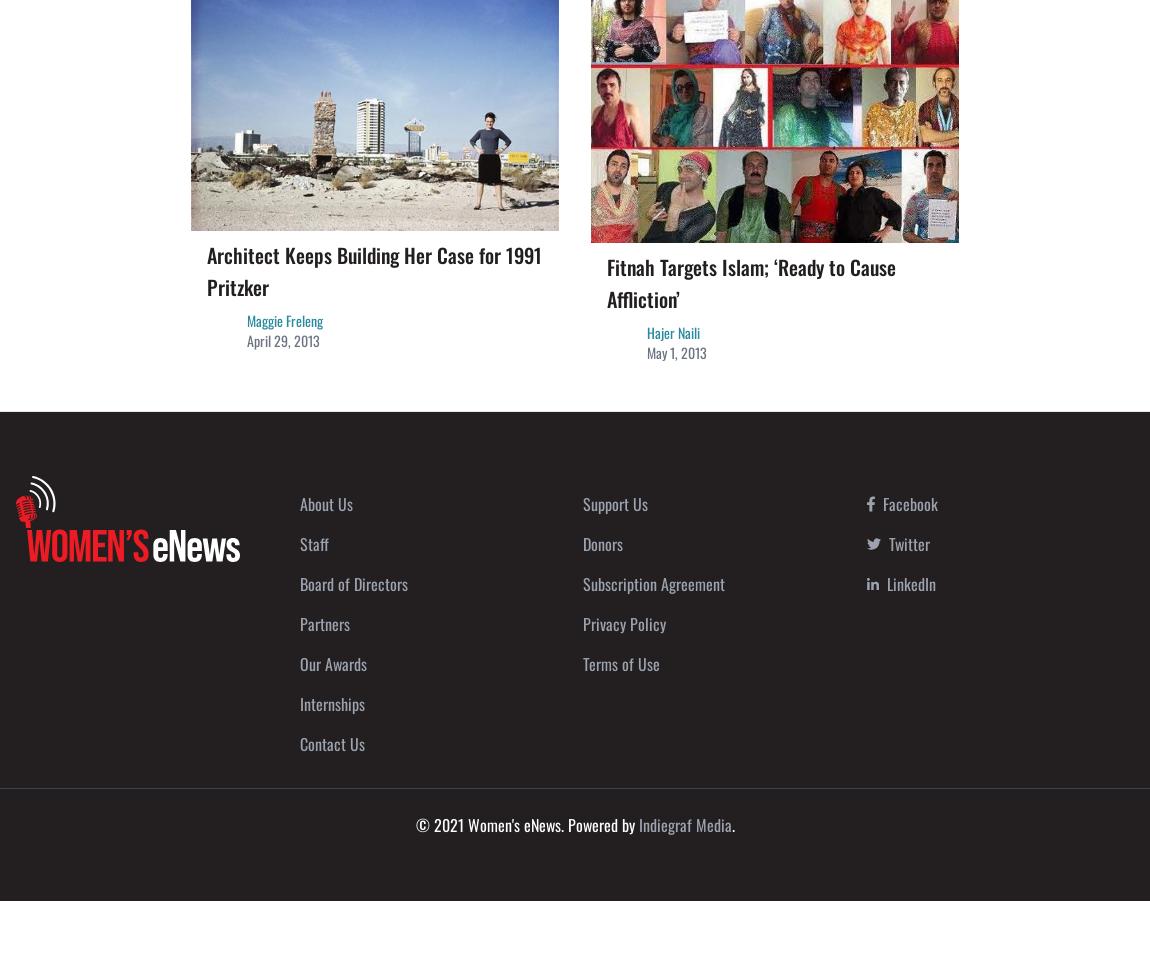  I want to click on 'Architect Keeps Building Her Case for 1991 Pritzker', so click(374, 269).